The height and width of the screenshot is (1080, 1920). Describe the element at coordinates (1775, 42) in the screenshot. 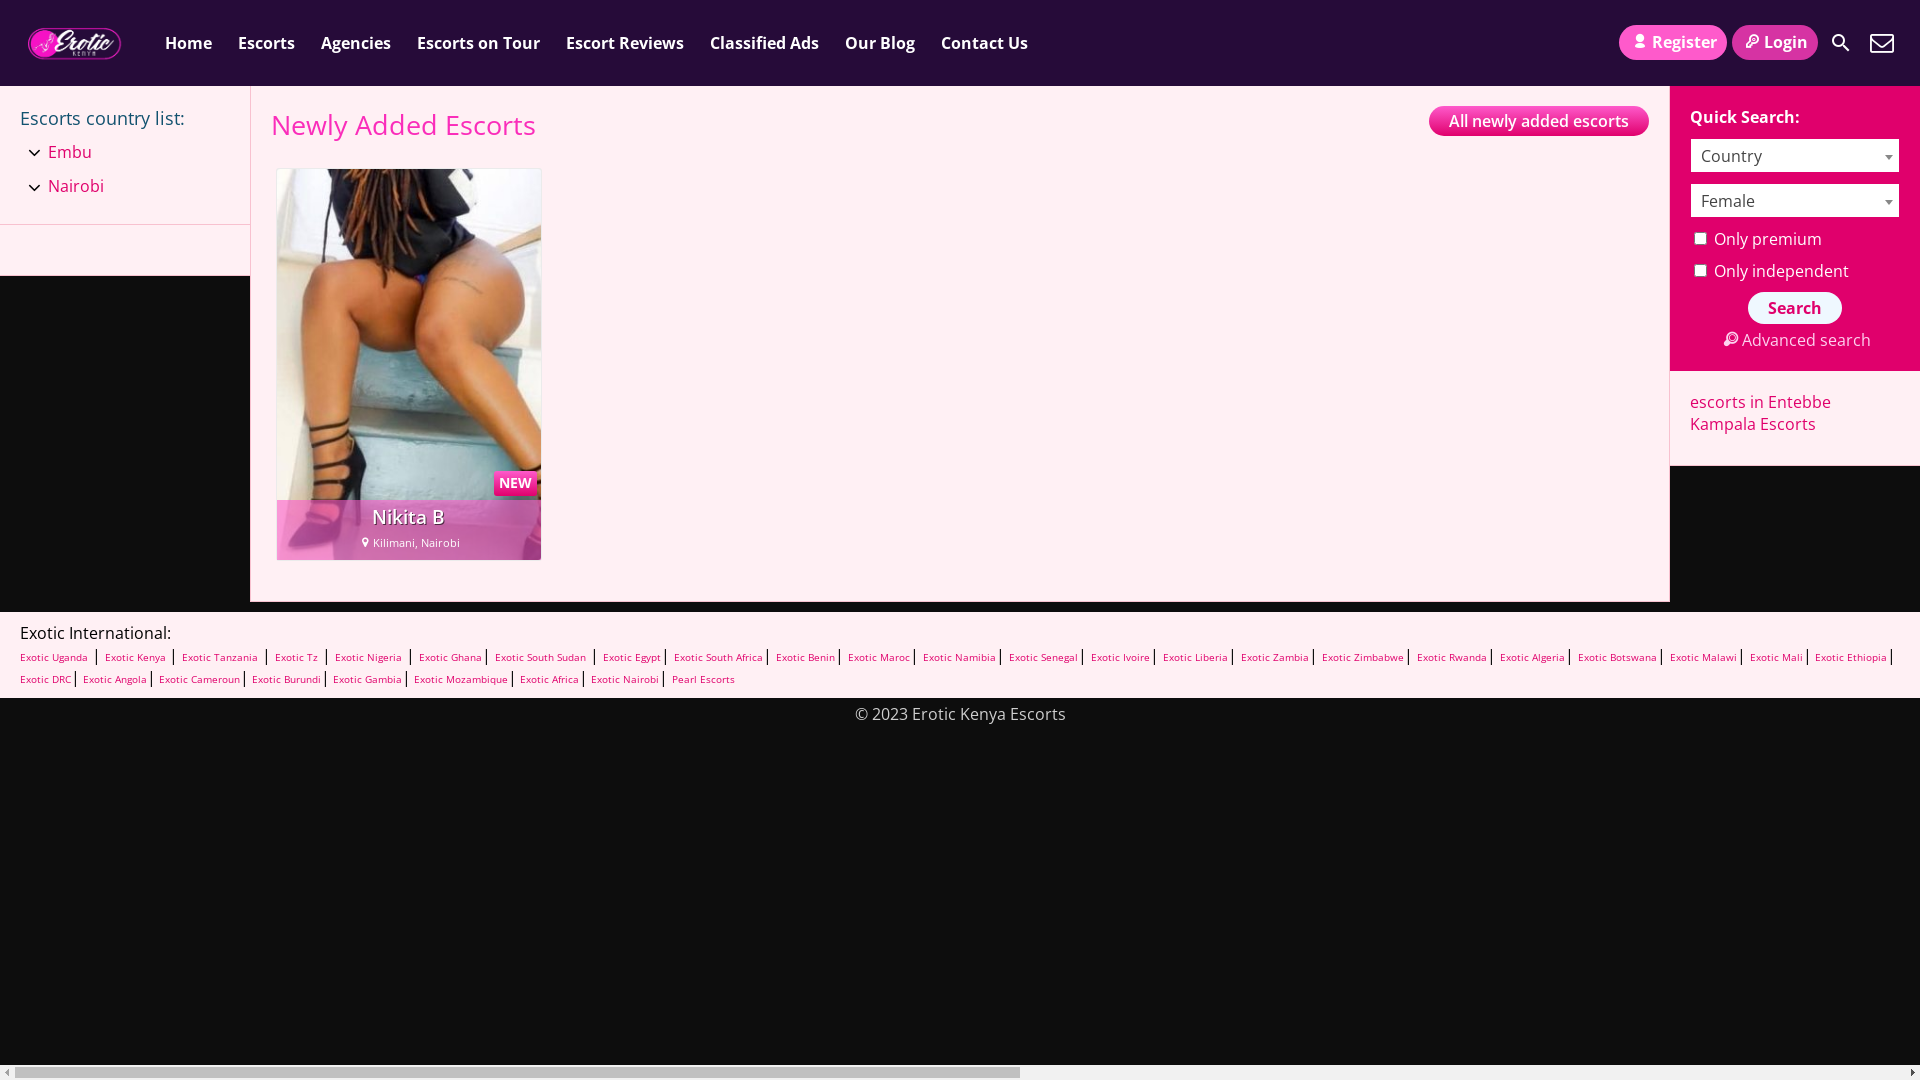

I see `'Login'` at that location.